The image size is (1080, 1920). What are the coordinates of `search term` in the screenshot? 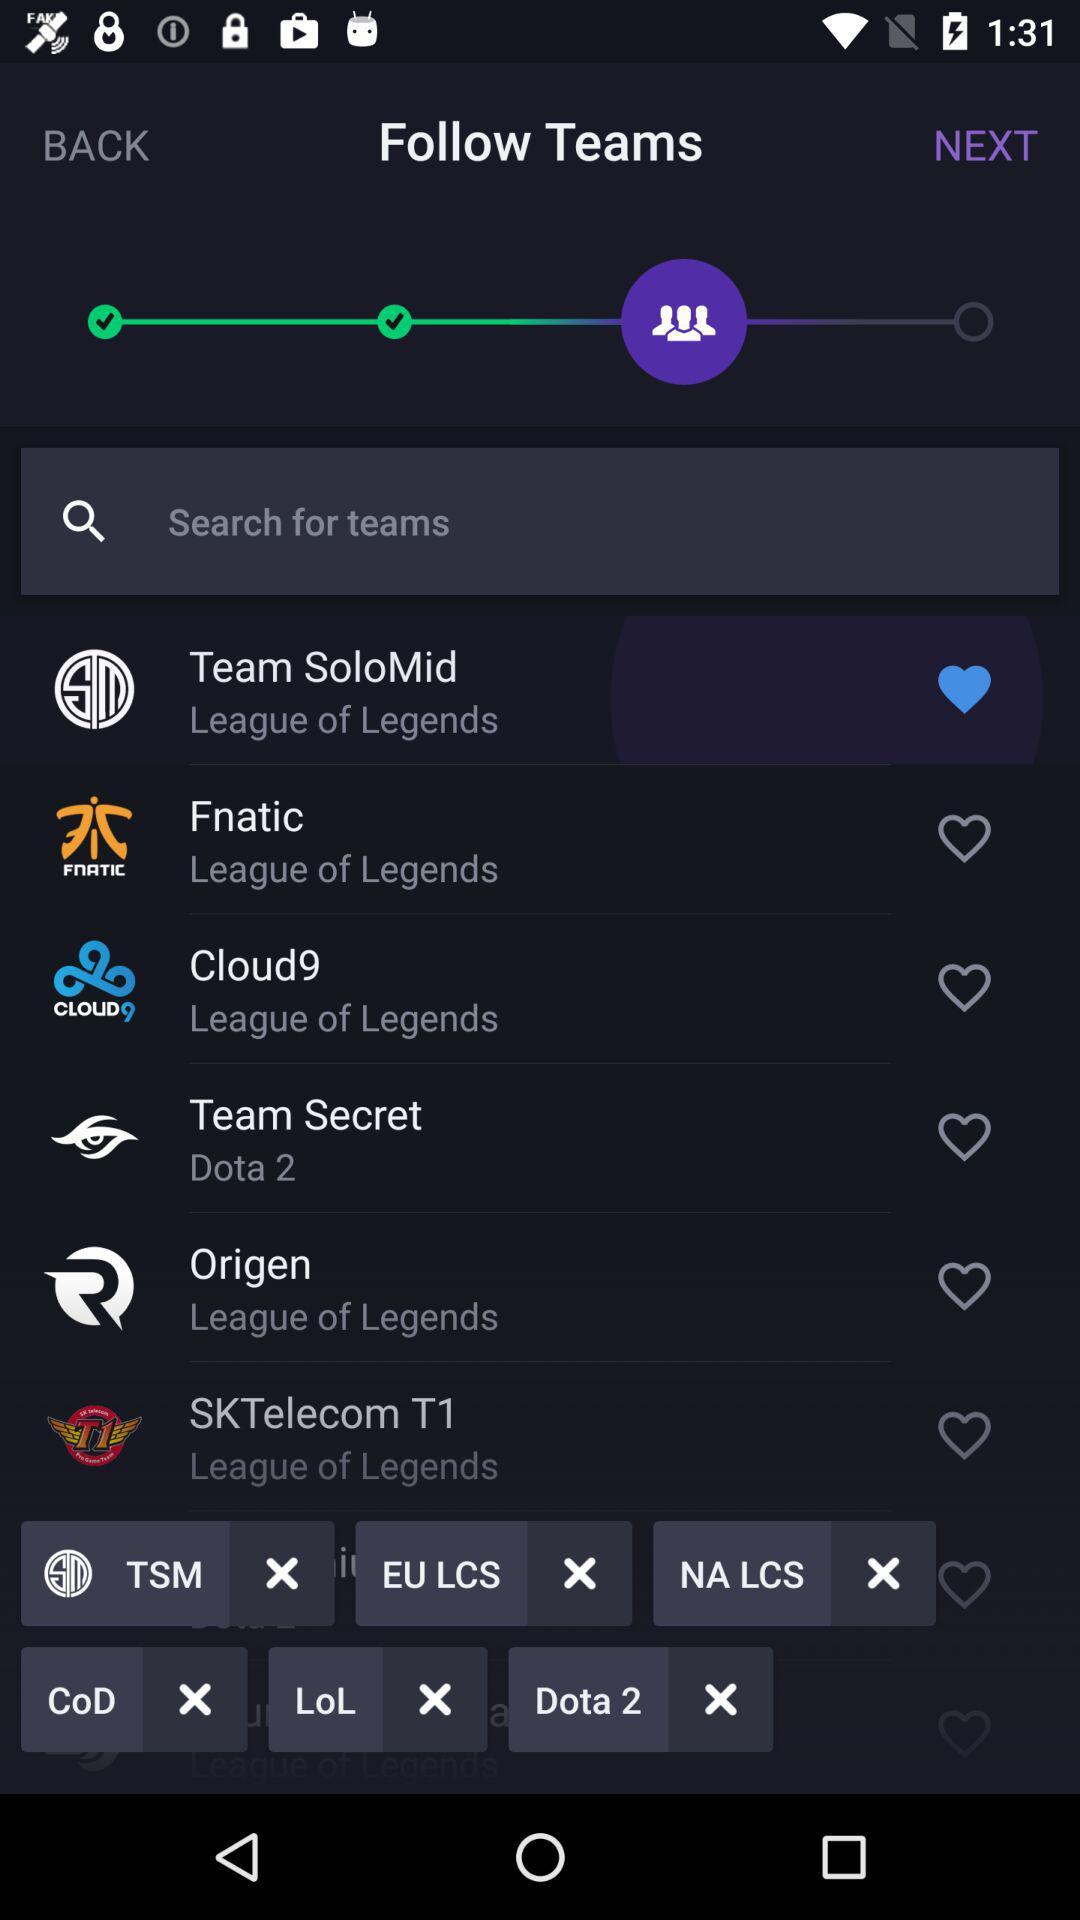 It's located at (601, 521).